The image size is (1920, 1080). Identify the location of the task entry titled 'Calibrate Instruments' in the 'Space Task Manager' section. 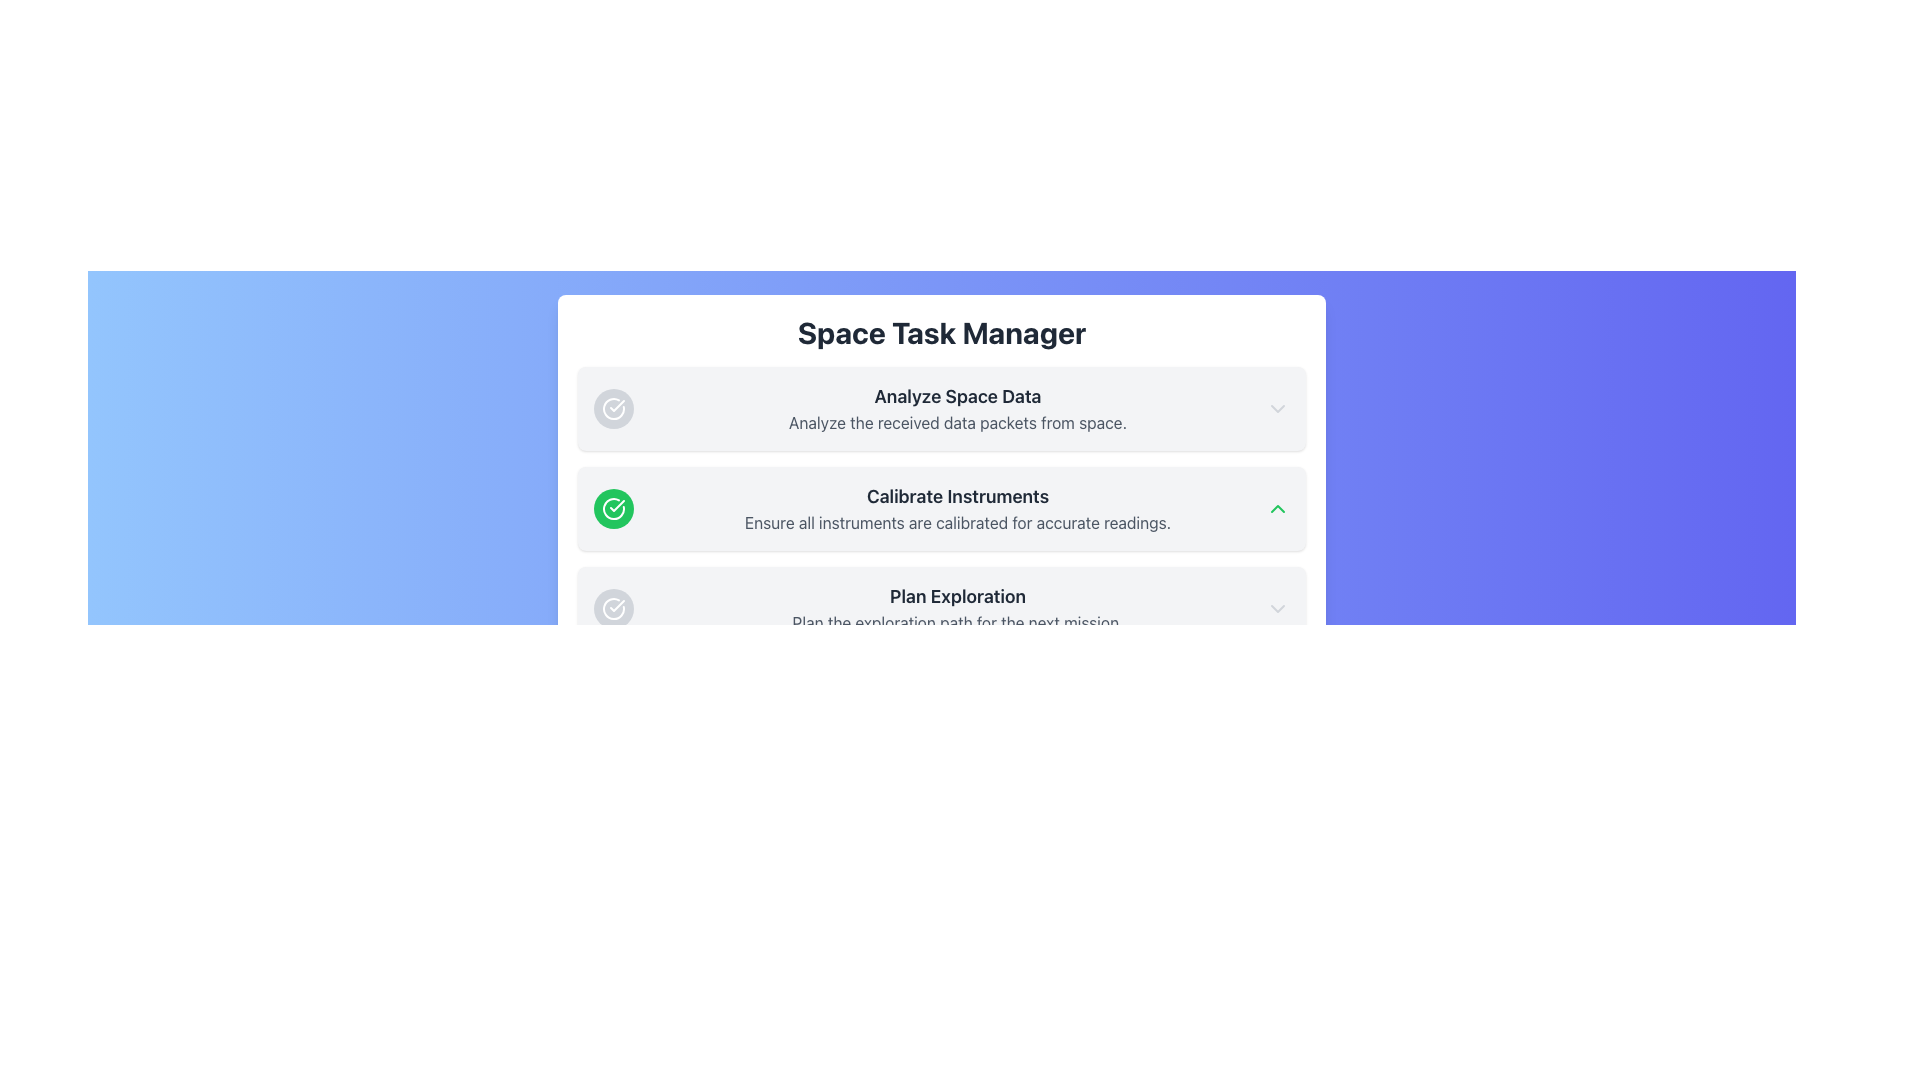
(940, 508).